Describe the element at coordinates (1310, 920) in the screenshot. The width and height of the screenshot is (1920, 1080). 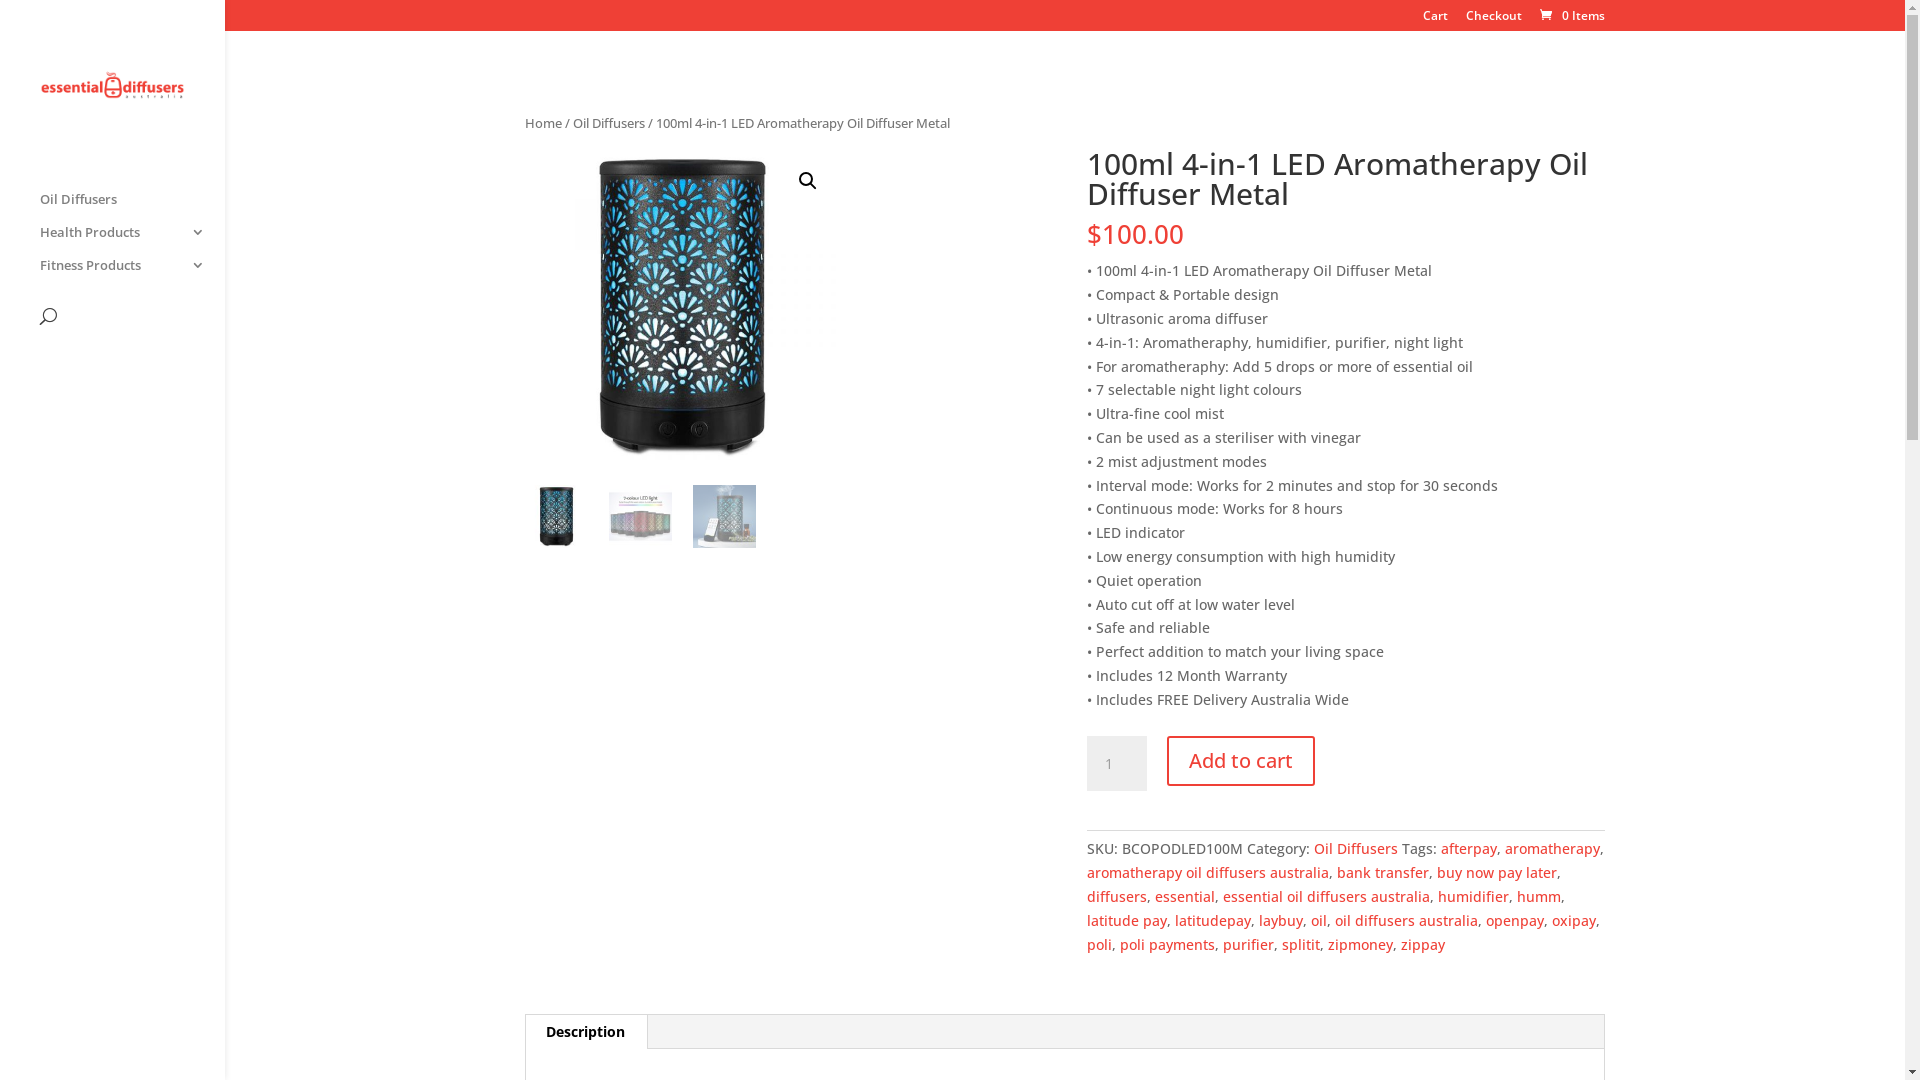
I see `'oil'` at that location.